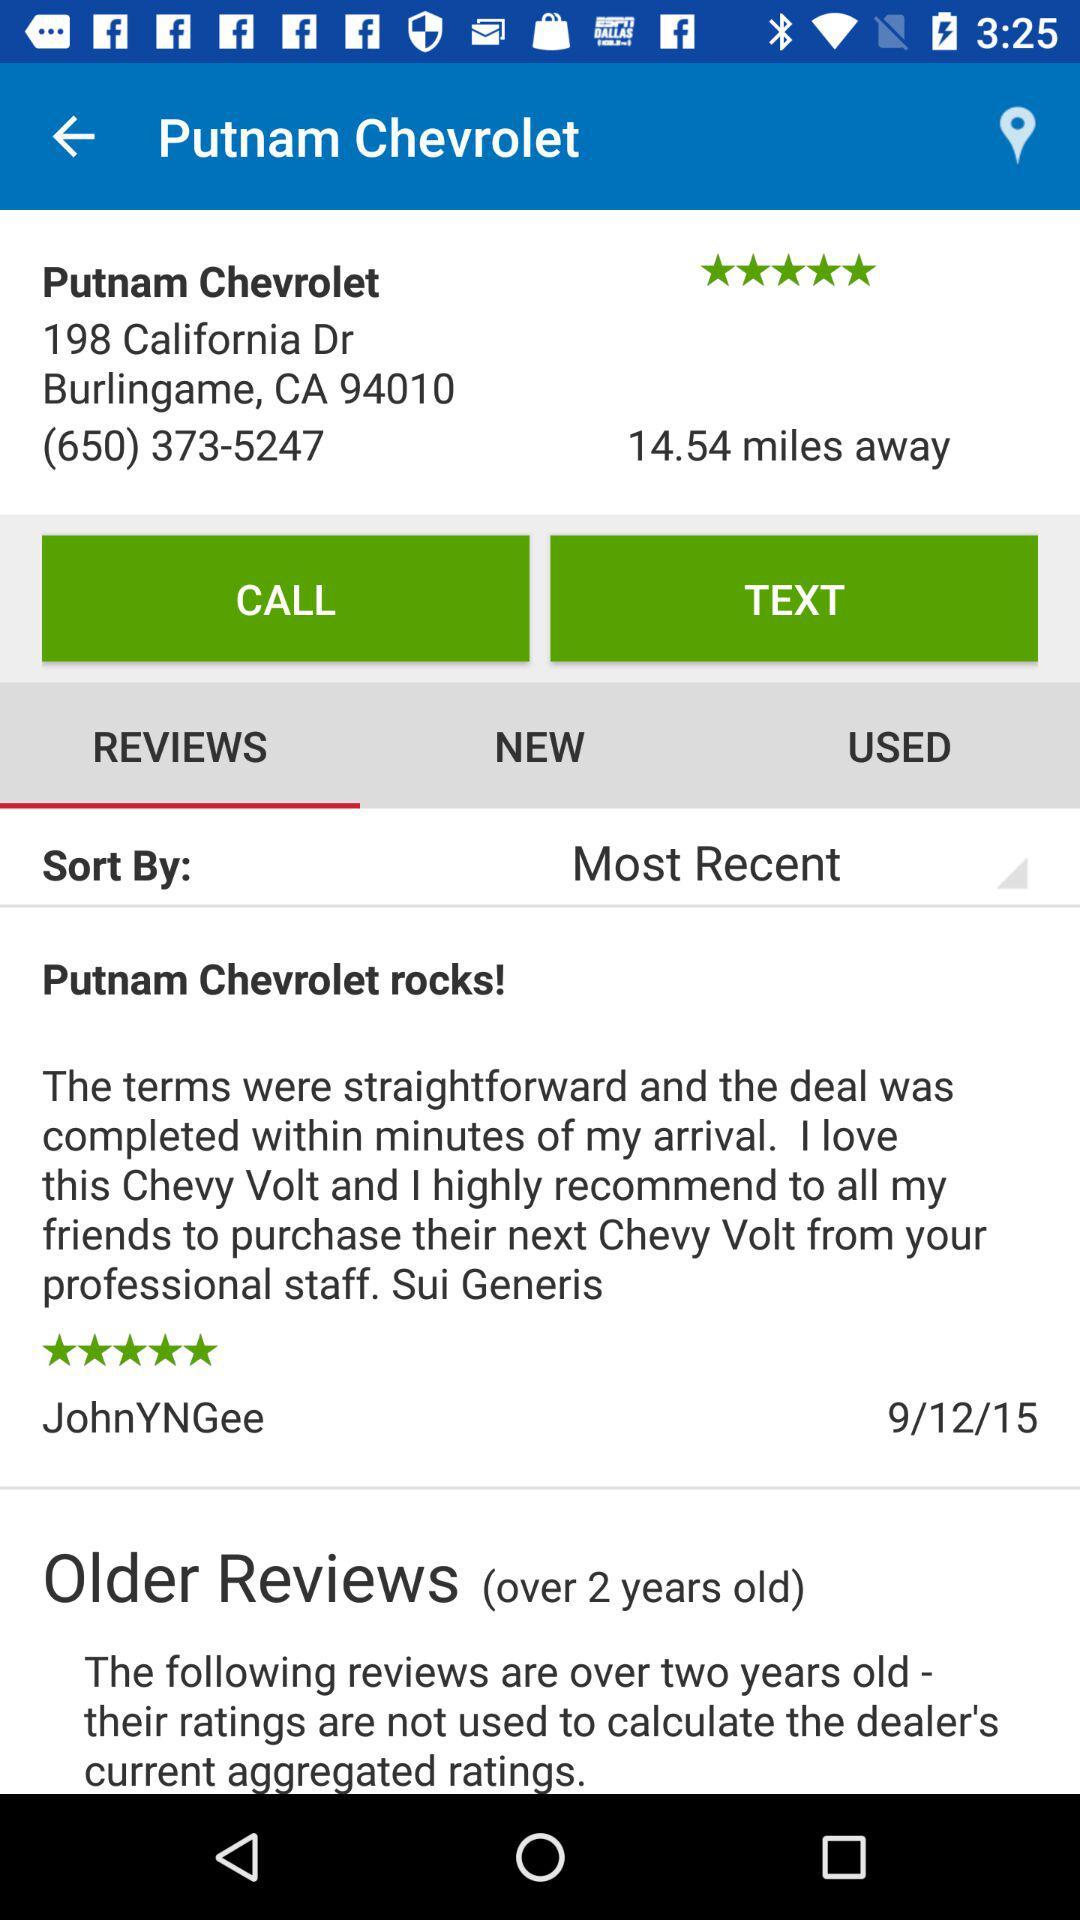 The height and width of the screenshot is (1920, 1080). Describe the element at coordinates (285, 597) in the screenshot. I see `icon below (650) 373-5247` at that location.